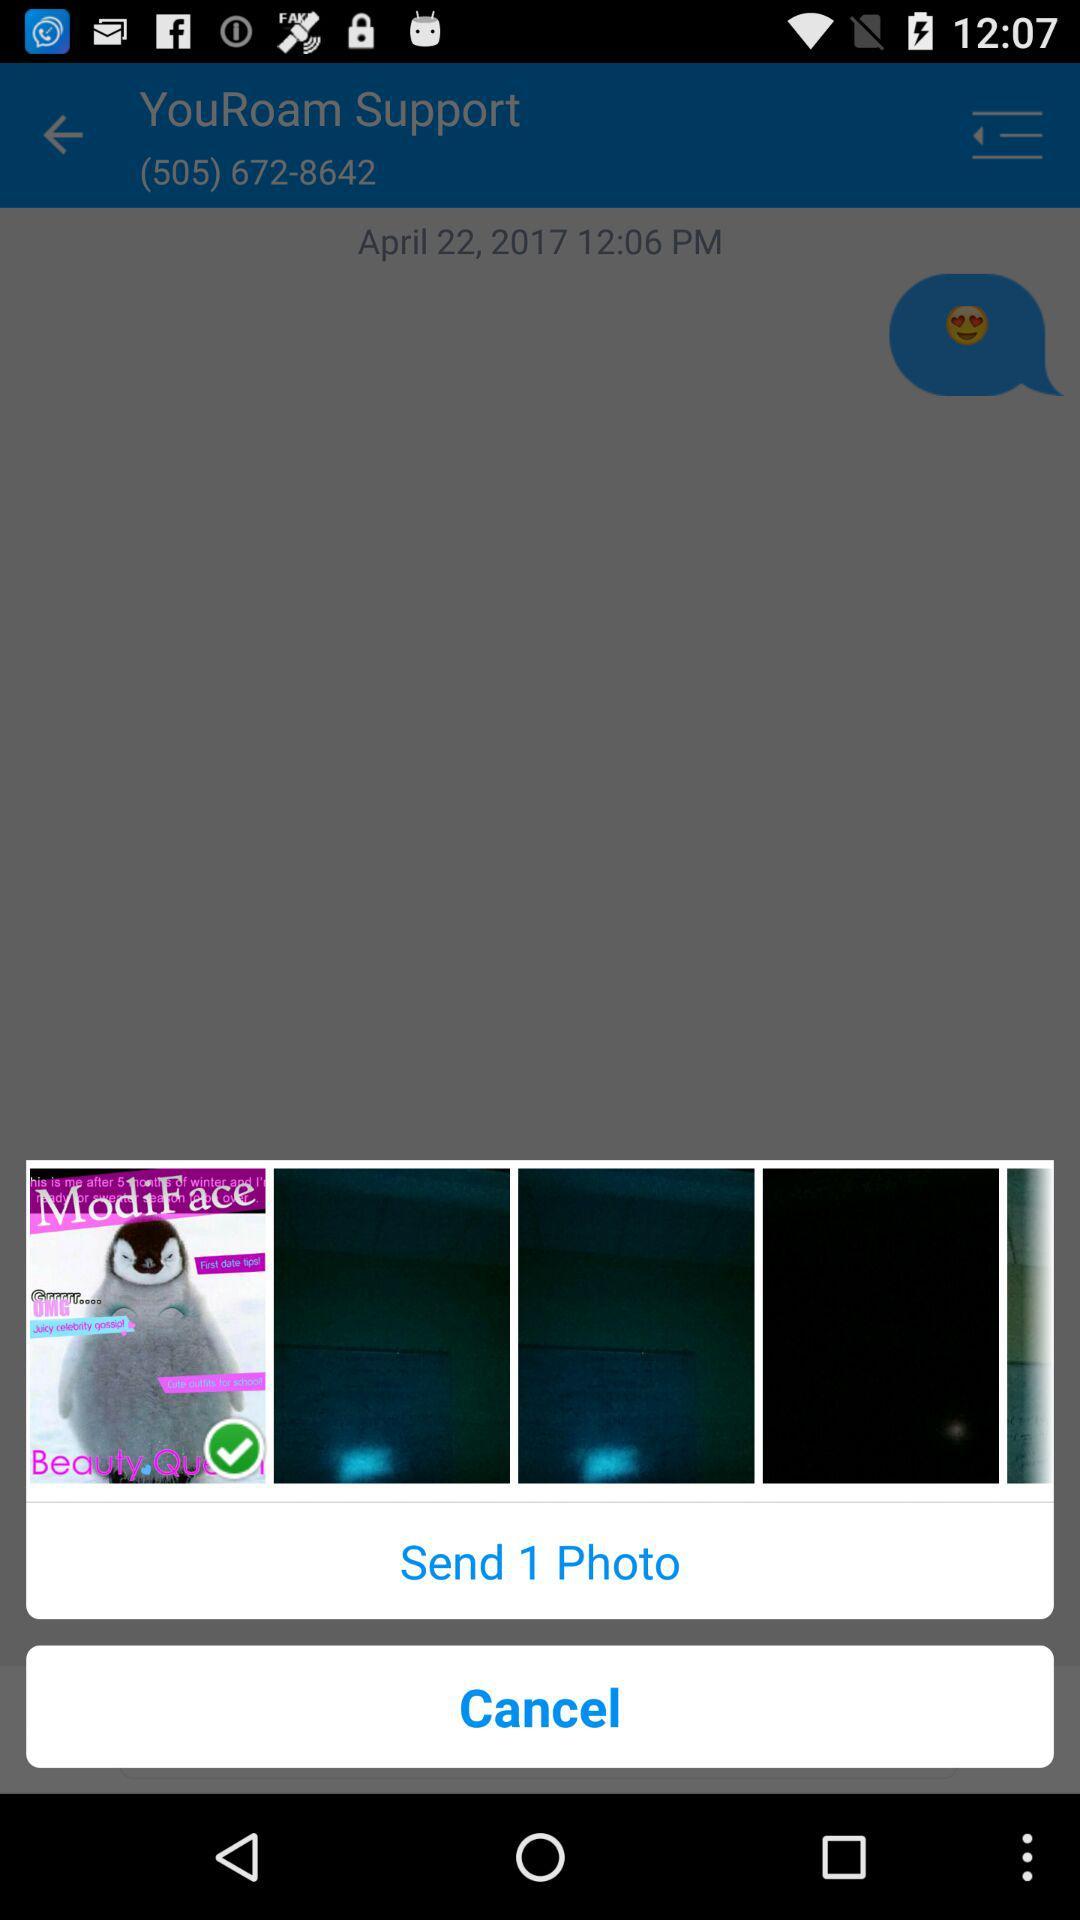  I want to click on photo option, so click(636, 1325).